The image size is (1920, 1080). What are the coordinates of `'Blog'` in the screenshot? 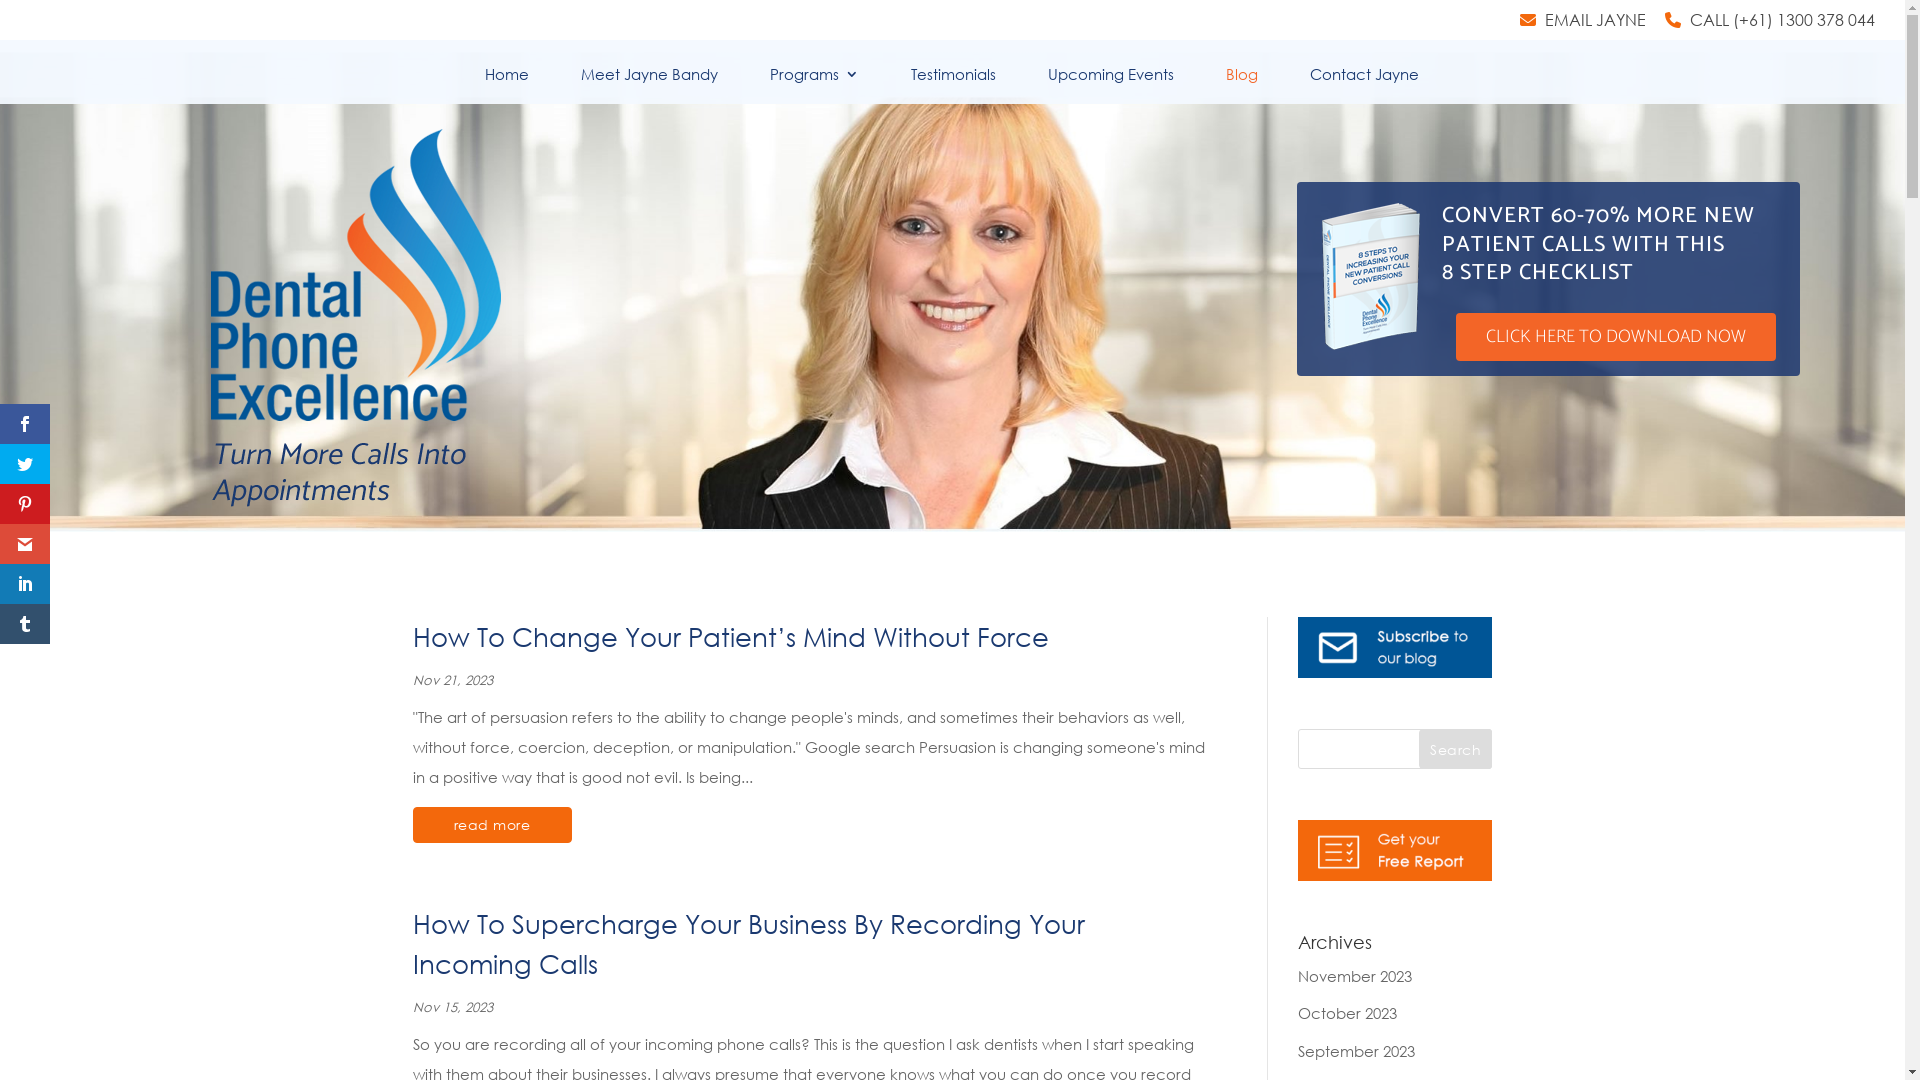 It's located at (1241, 84).